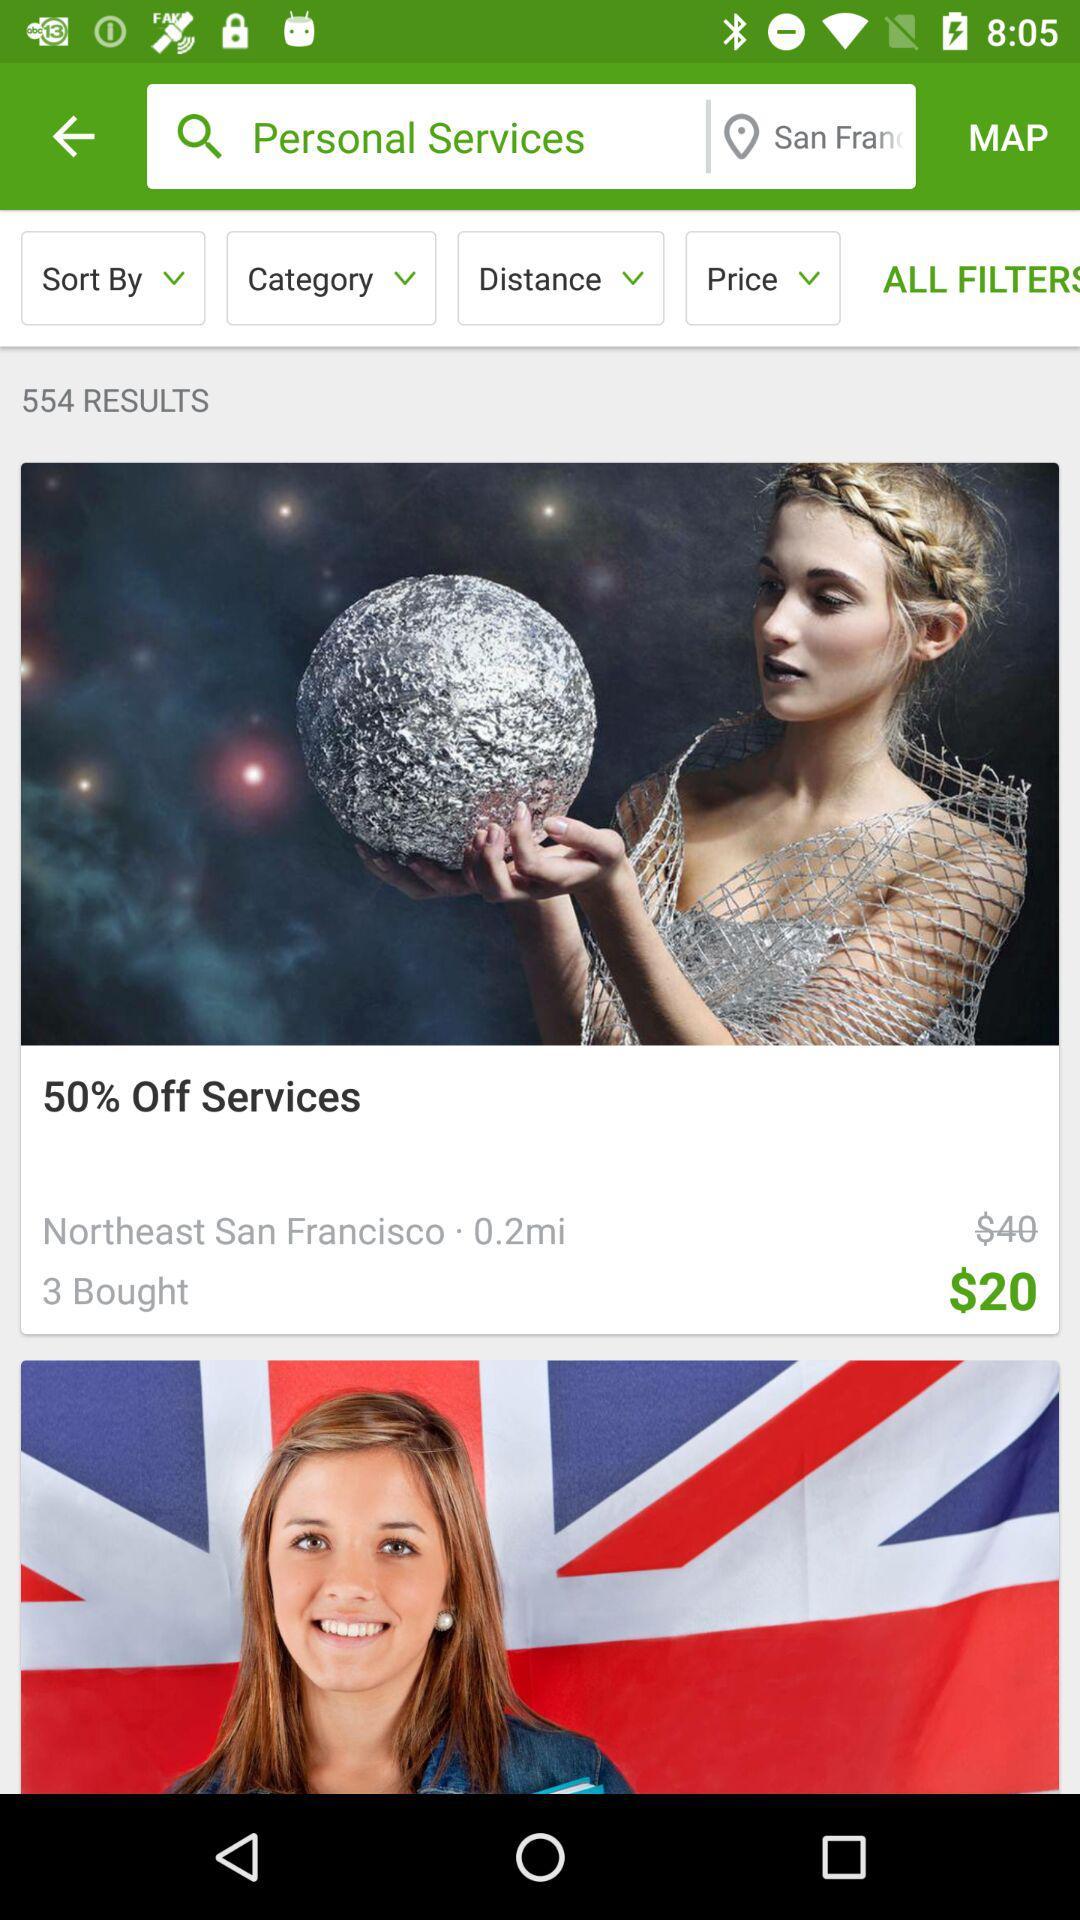 The width and height of the screenshot is (1080, 1920). Describe the element at coordinates (330, 277) in the screenshot. I see `item to the right of sort by item` at that location.